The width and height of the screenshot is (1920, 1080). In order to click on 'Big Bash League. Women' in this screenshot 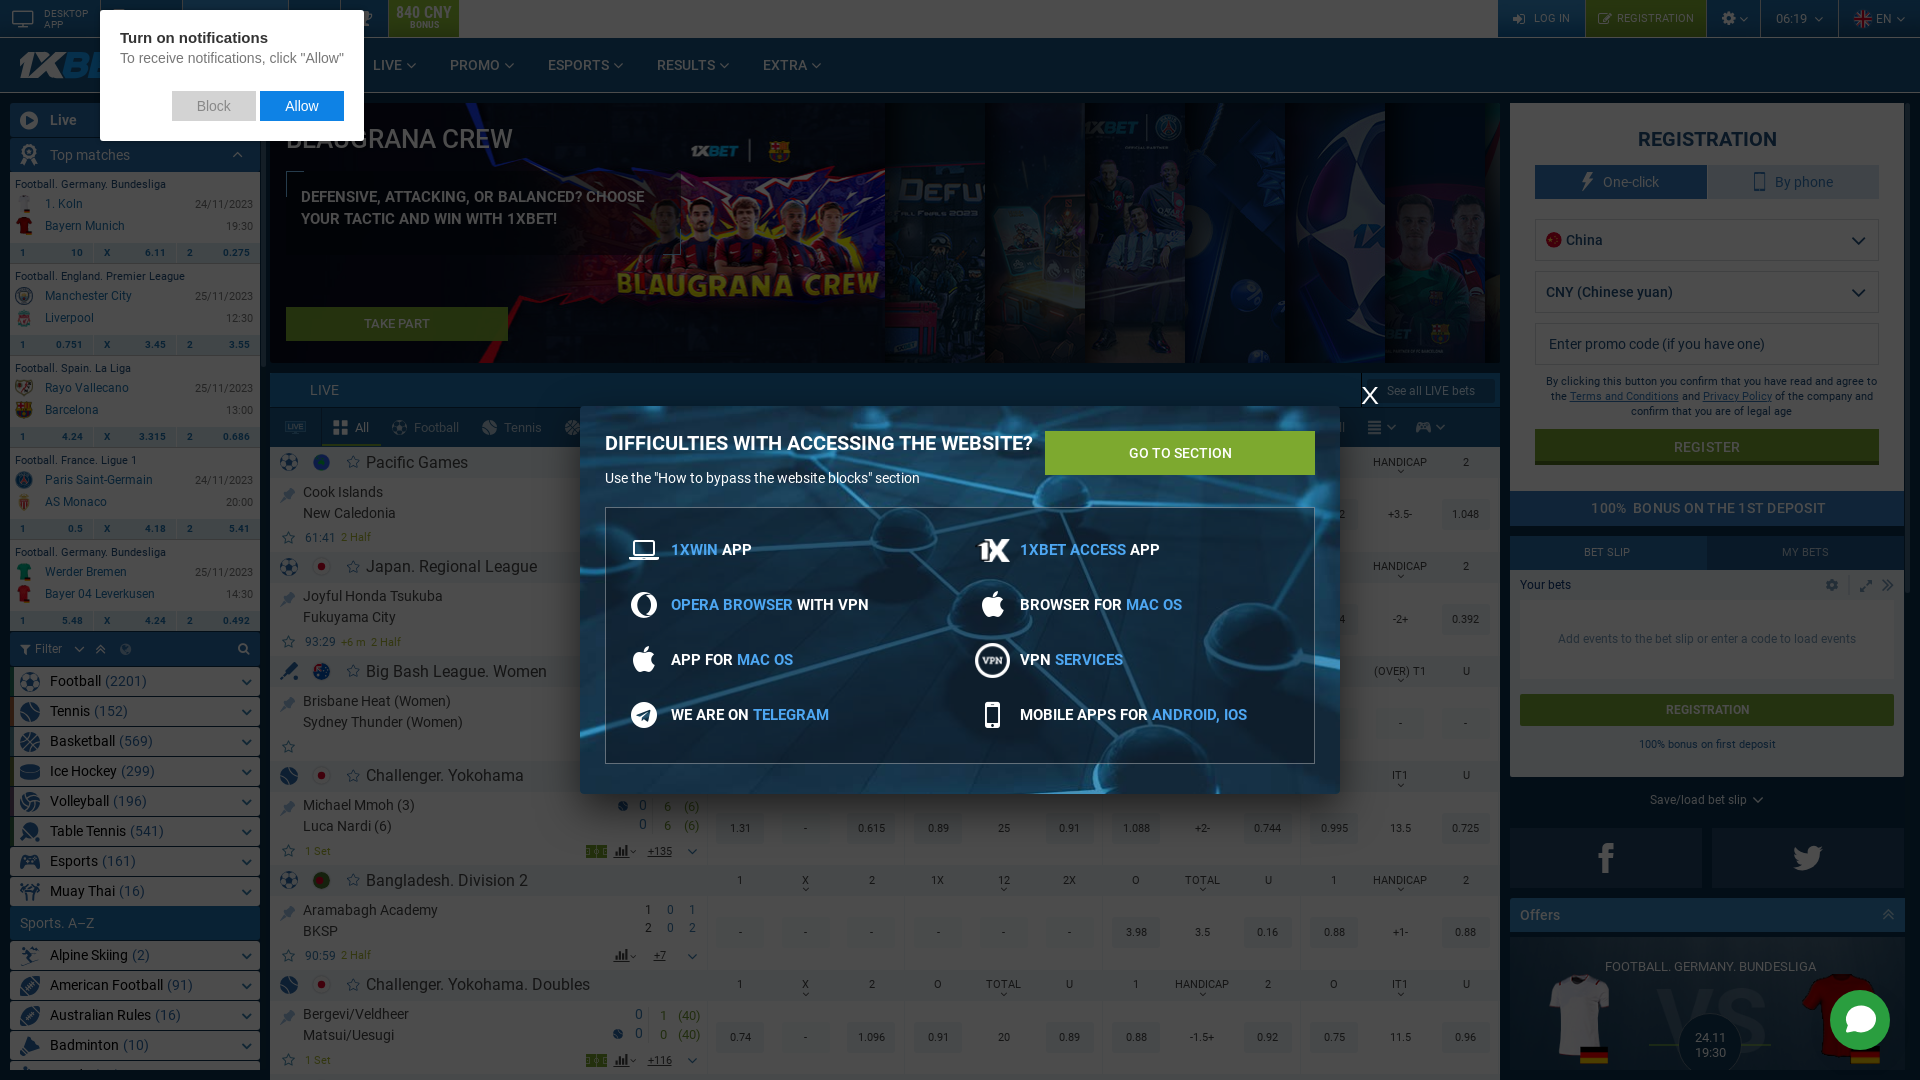, I will do `click(455, 671)`.